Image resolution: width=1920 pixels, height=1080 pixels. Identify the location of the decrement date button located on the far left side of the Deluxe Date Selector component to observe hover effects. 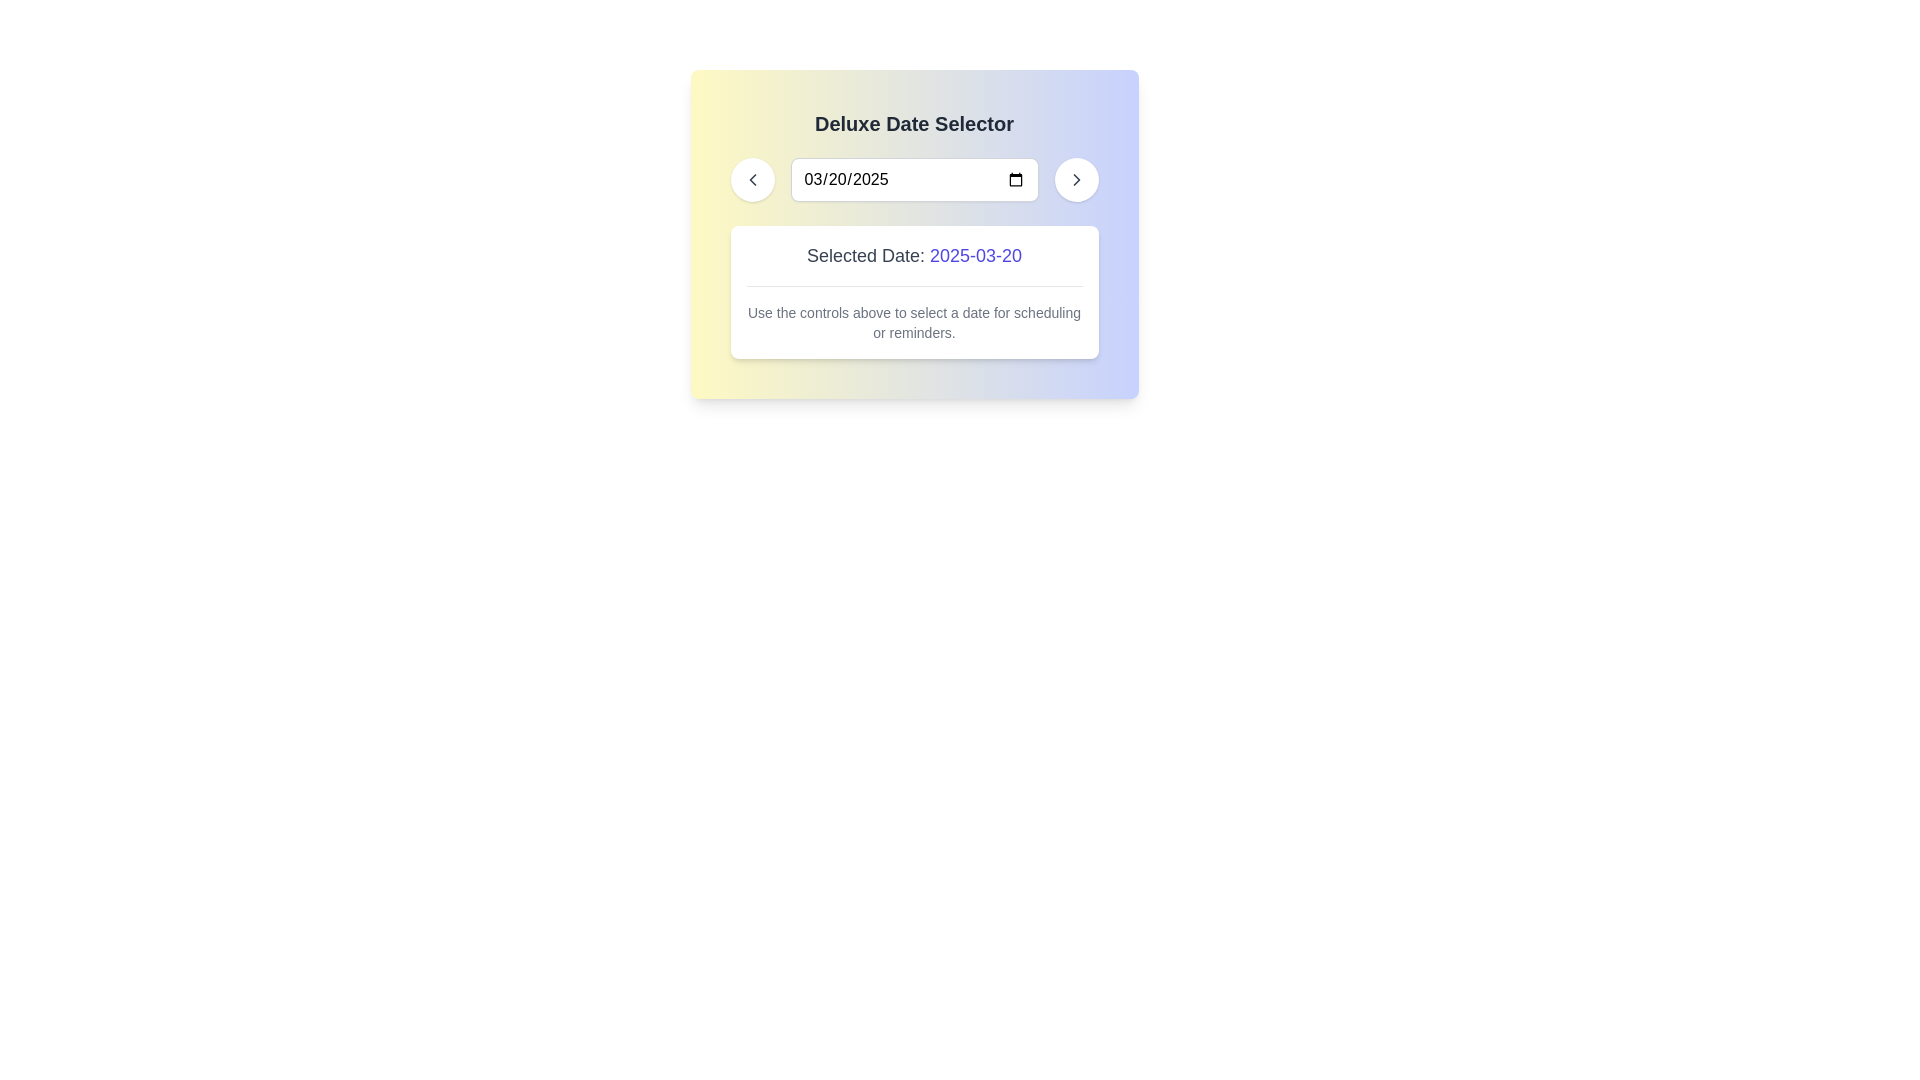
(751, 180).